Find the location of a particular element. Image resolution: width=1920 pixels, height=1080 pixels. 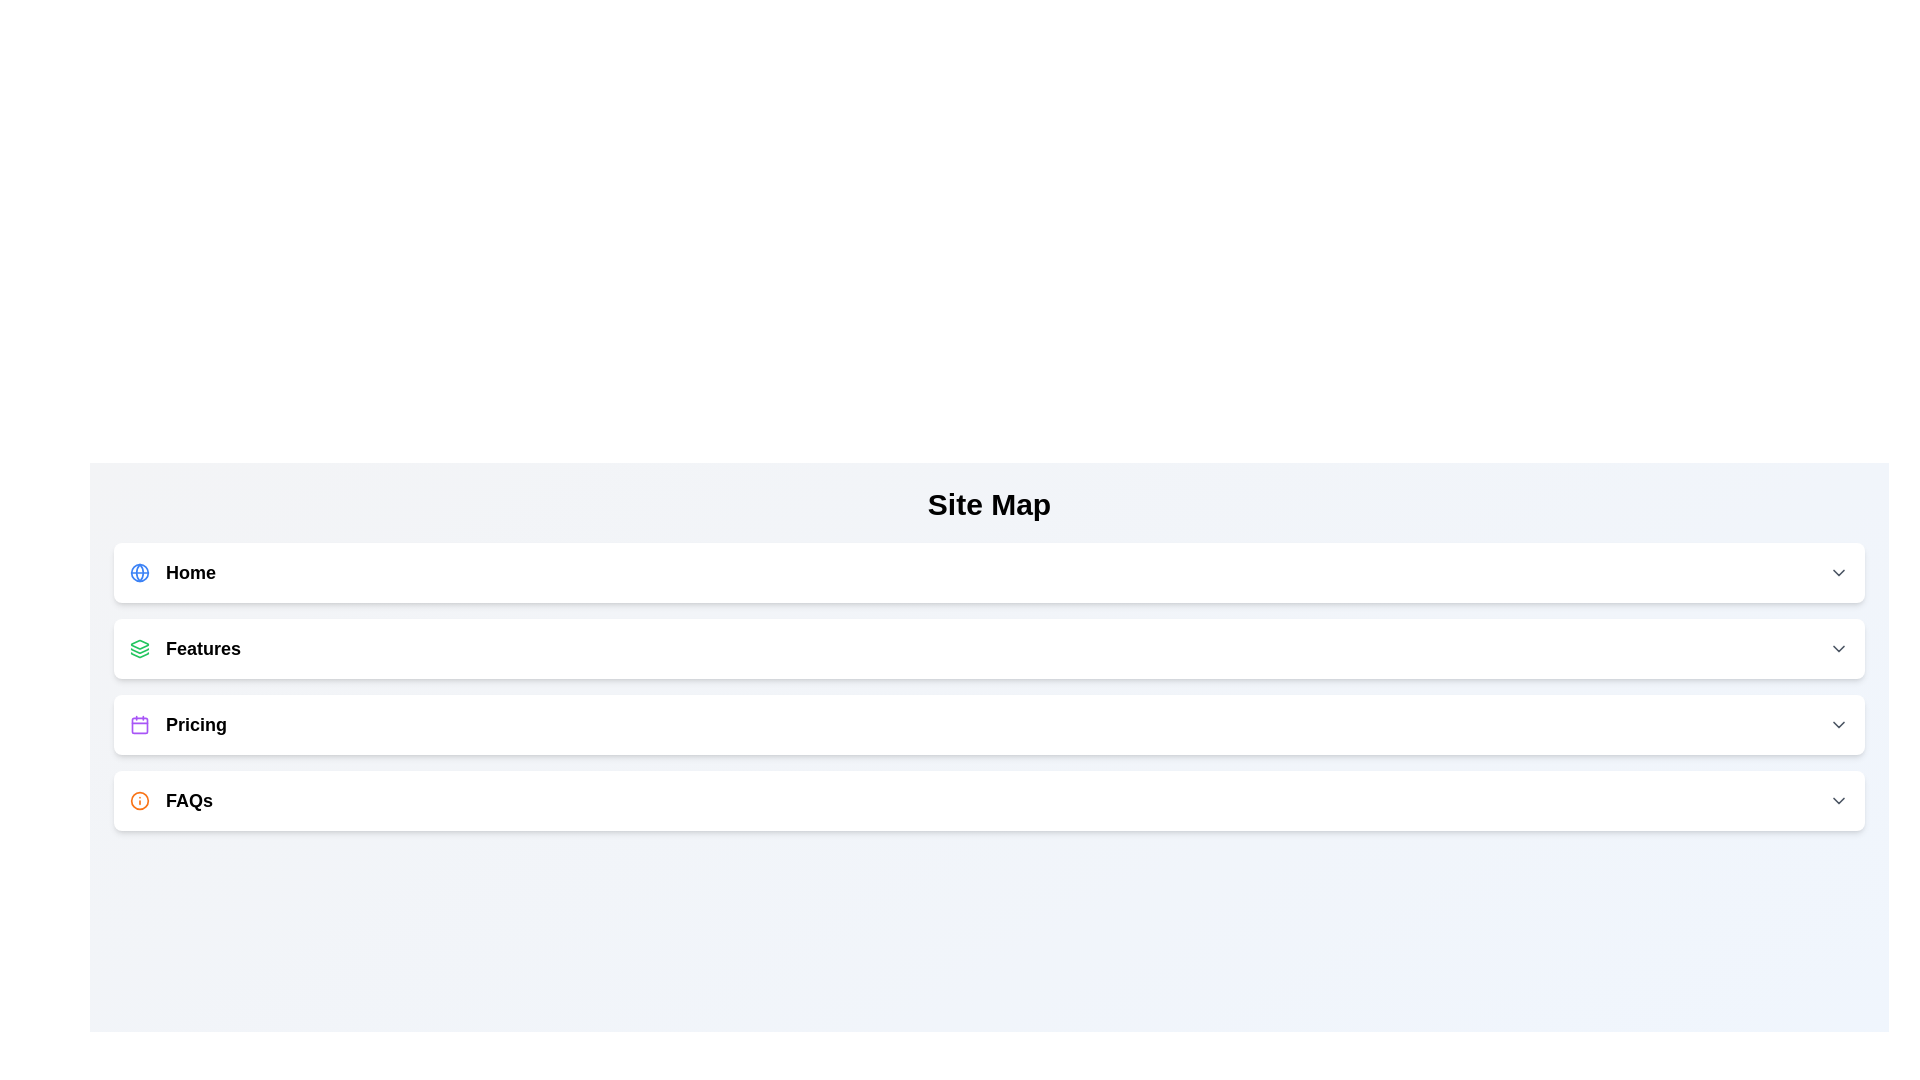

the 'FAQs' label, which is the fourth item in the list is located at coordinates (171, 800).